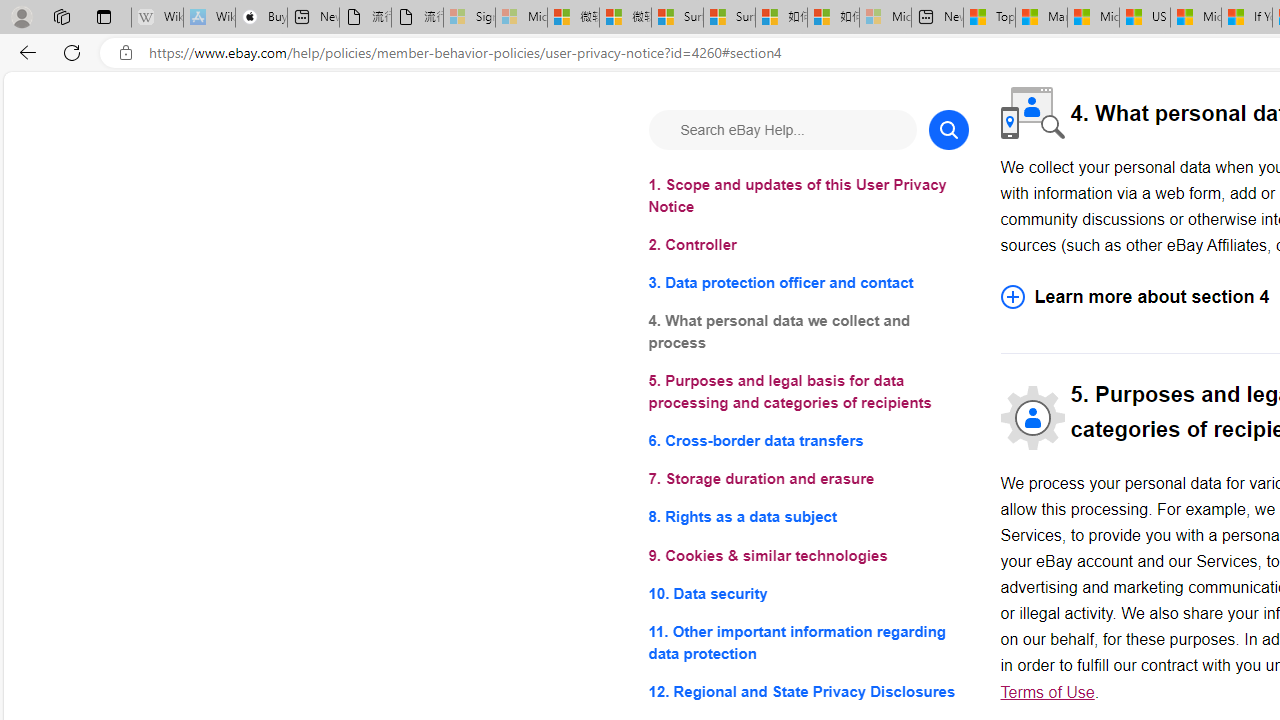 Image resolution: width=1280 pixels, height=720 pixels. What do you see at coordinates (808, 331) in the screenshot?
I see `'4. What personal data we collect and process'` at bounding box center [808, 331].